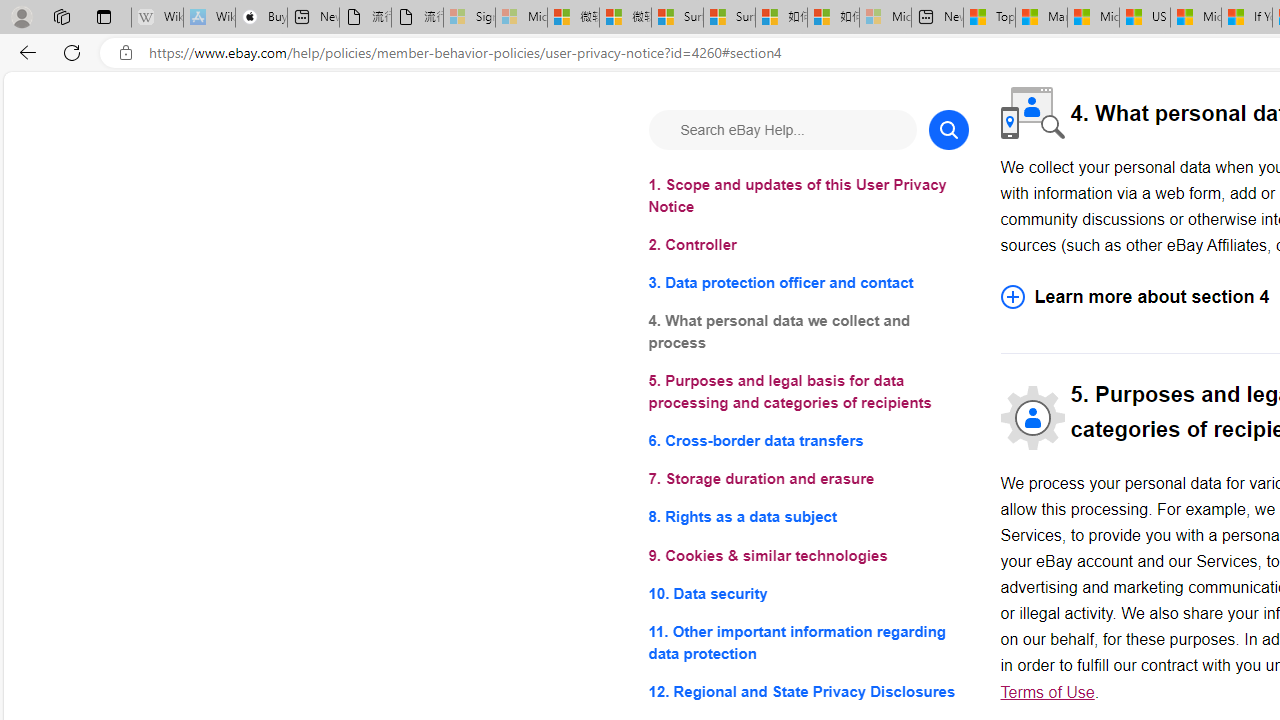 Image resolution: width=1280 pixels, height=720 pixels. What do you see at coordinates (808, 331) in the screenshot?
I see `'4. What personal data we collect and process'` at bounding box center [808, 331].